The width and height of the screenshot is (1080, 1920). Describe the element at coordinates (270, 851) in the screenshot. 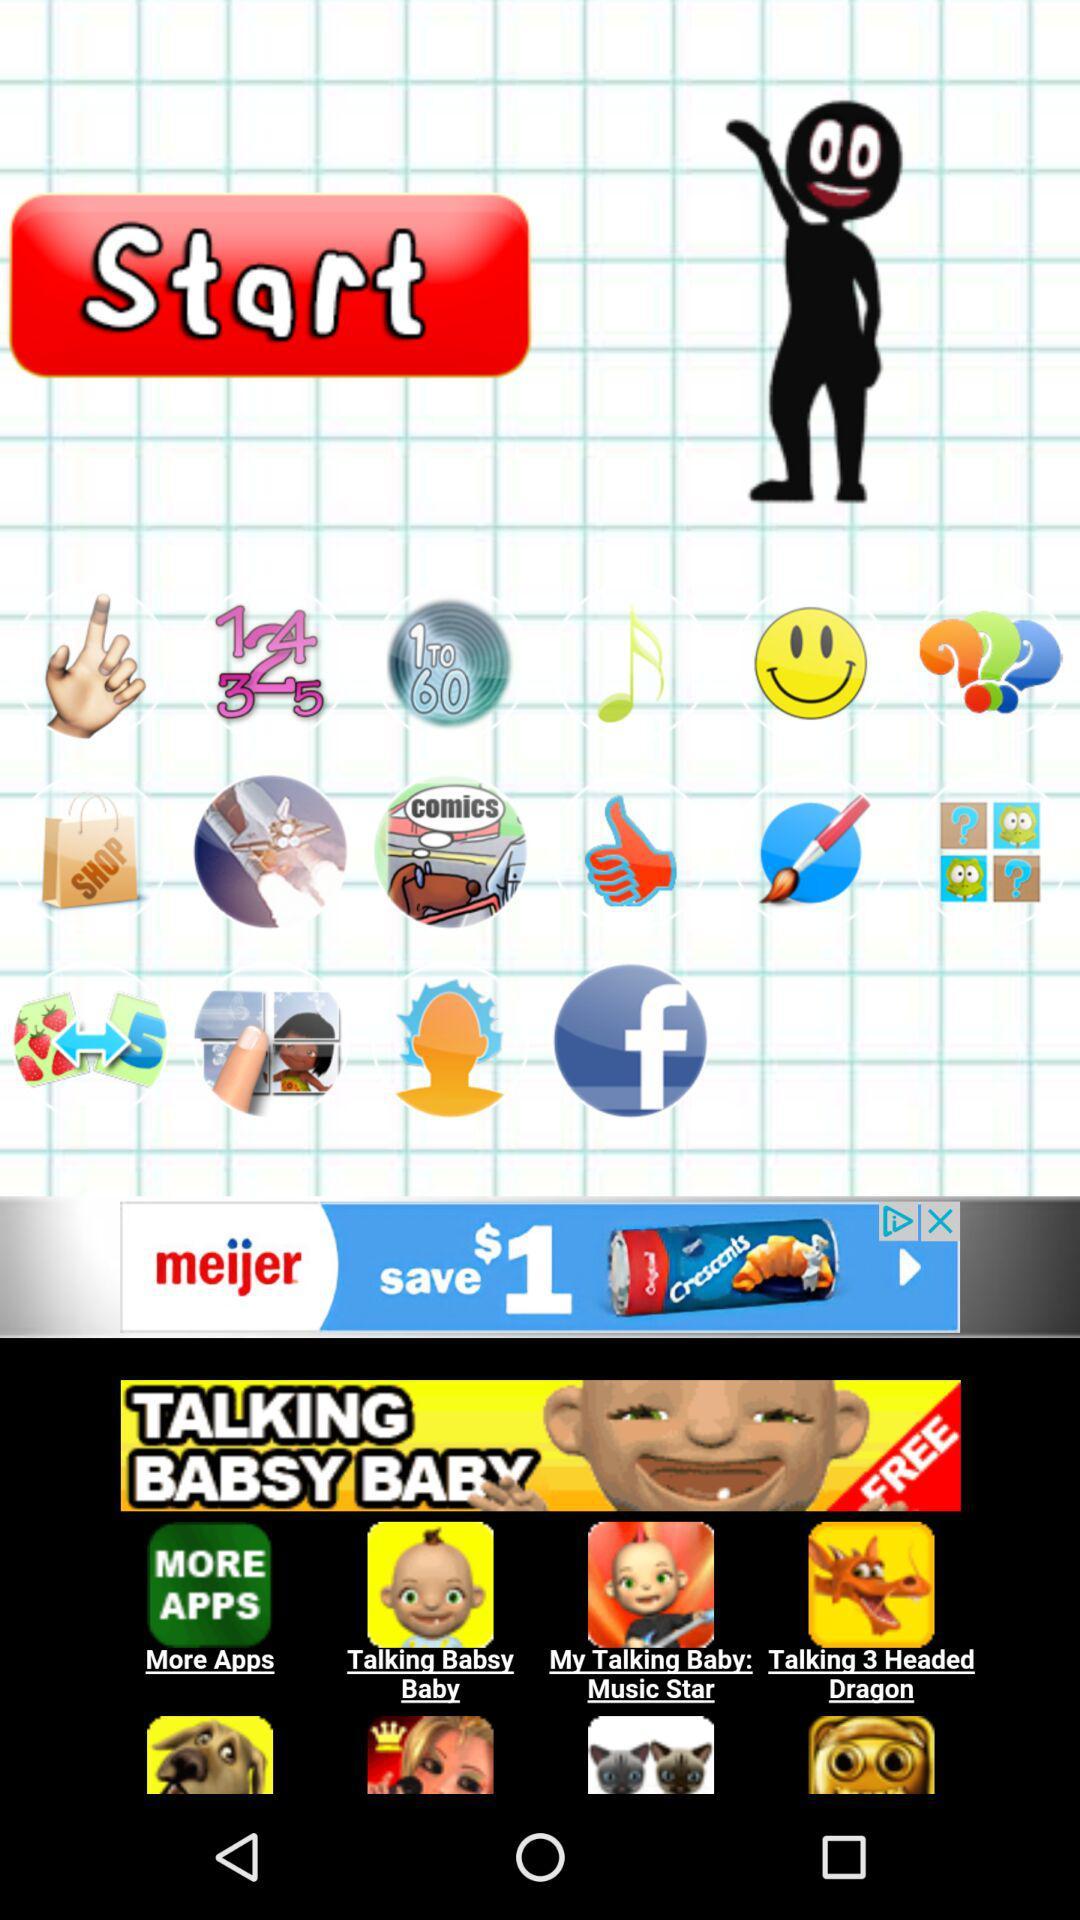

I see `click picture icon` at that location.